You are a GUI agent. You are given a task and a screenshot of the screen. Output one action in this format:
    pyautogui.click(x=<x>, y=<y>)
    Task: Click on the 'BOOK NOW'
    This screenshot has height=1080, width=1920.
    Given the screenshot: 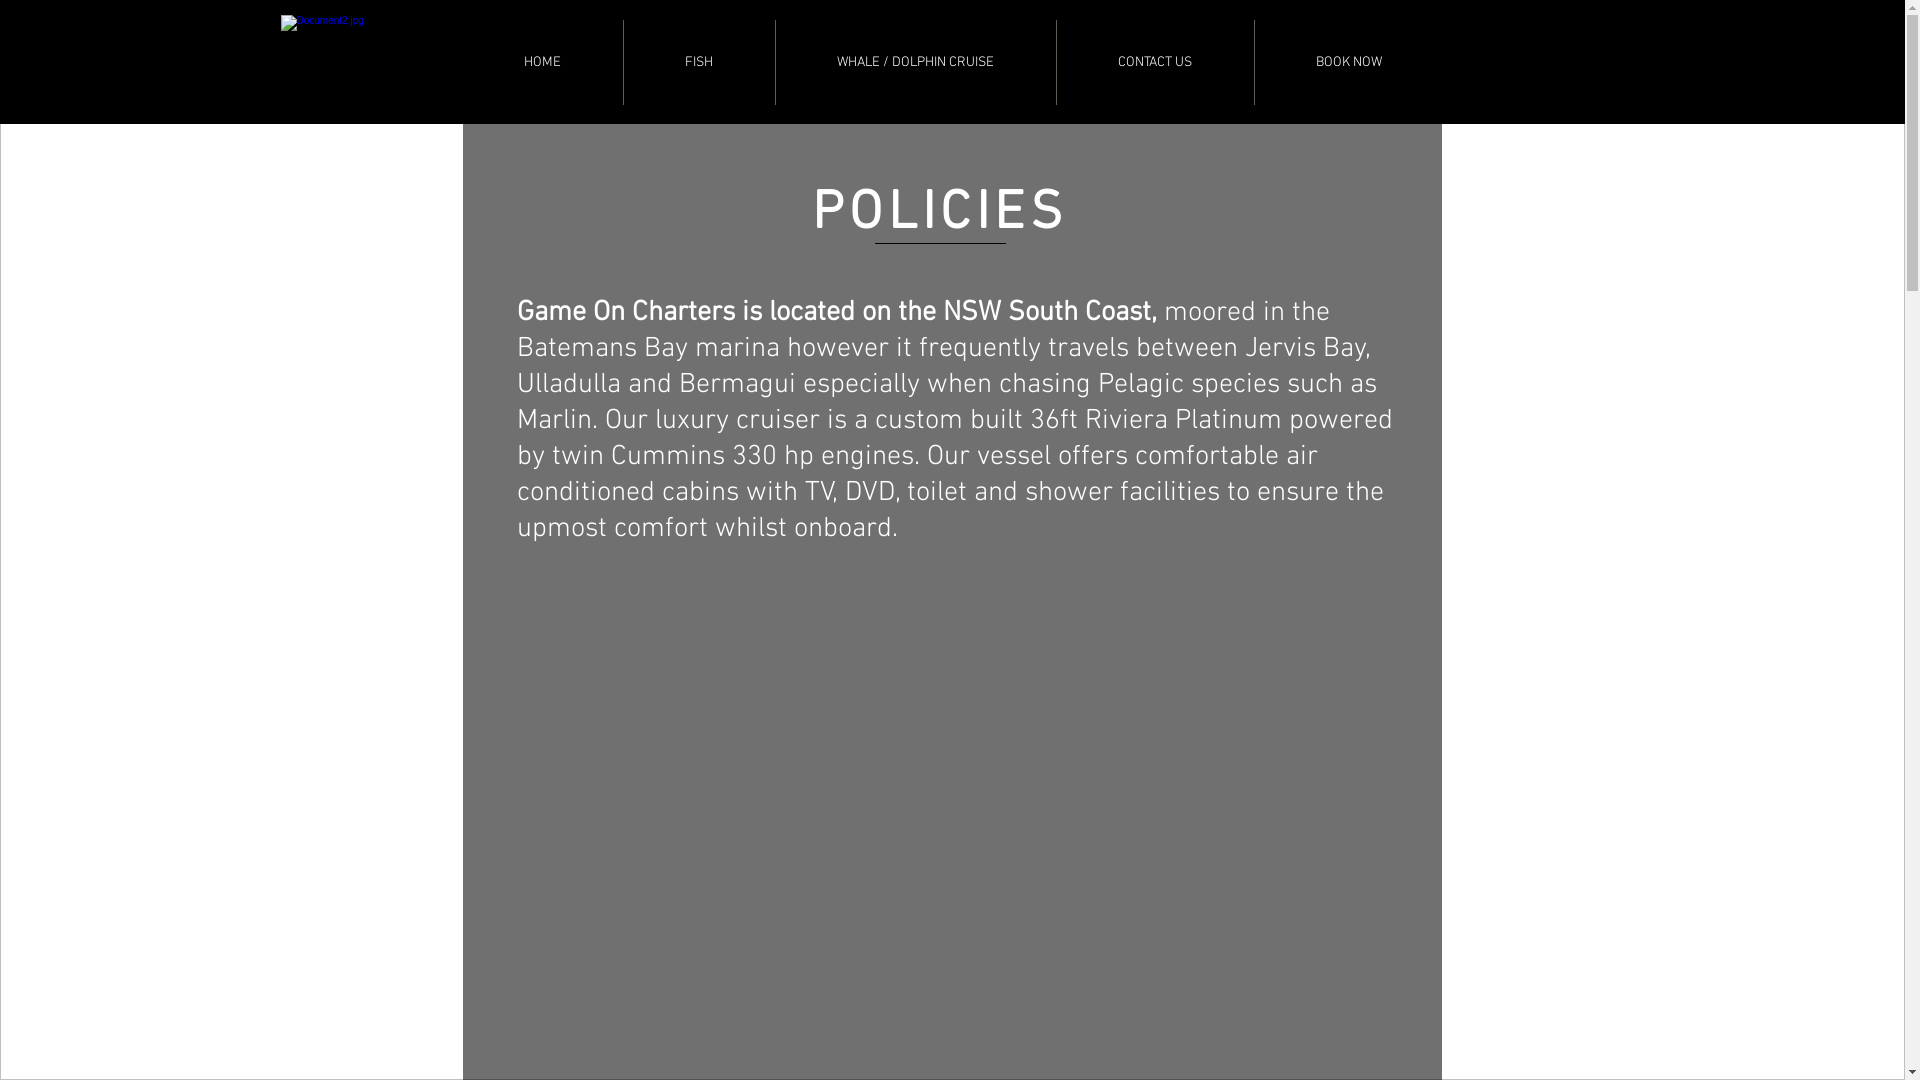 What is the action you would take?
    pyautogui.click(x=1252, y=61)
    